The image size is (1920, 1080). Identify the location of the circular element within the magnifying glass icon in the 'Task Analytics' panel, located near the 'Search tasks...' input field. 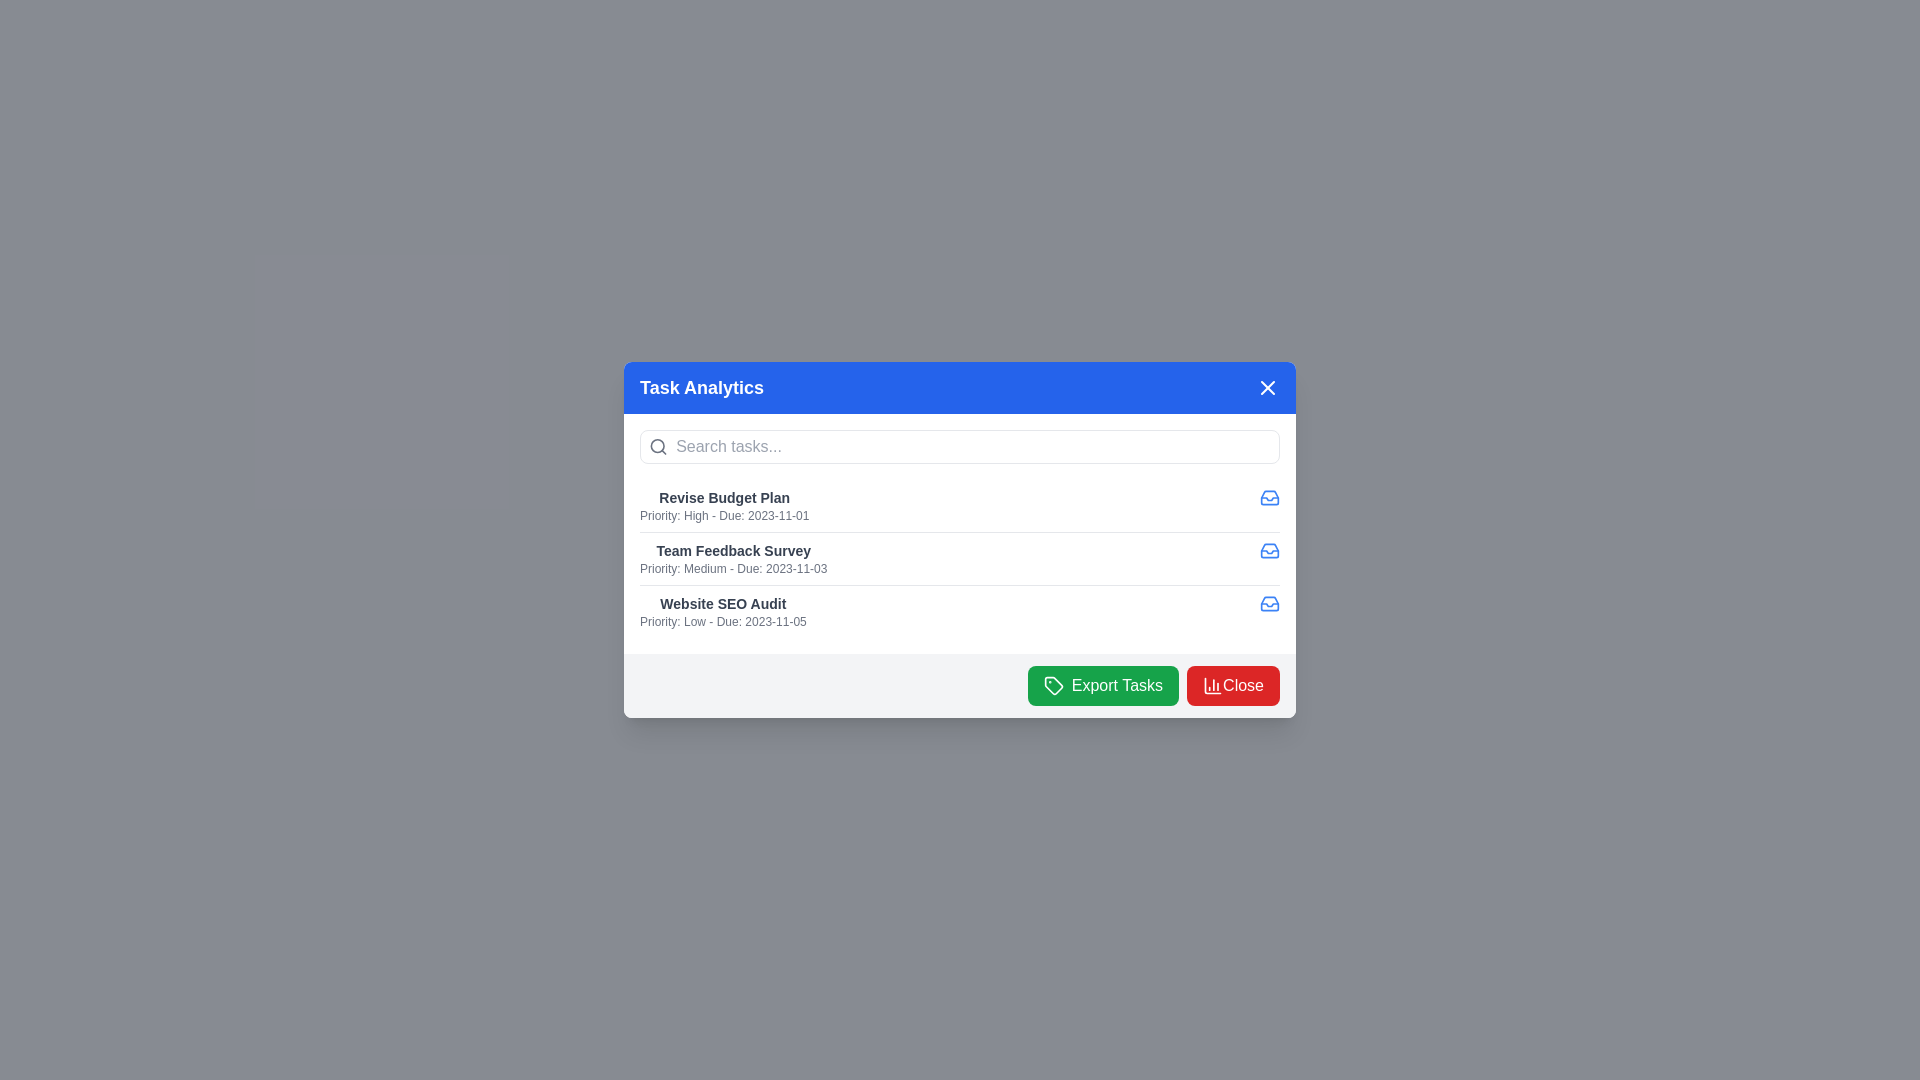
(657, 445).